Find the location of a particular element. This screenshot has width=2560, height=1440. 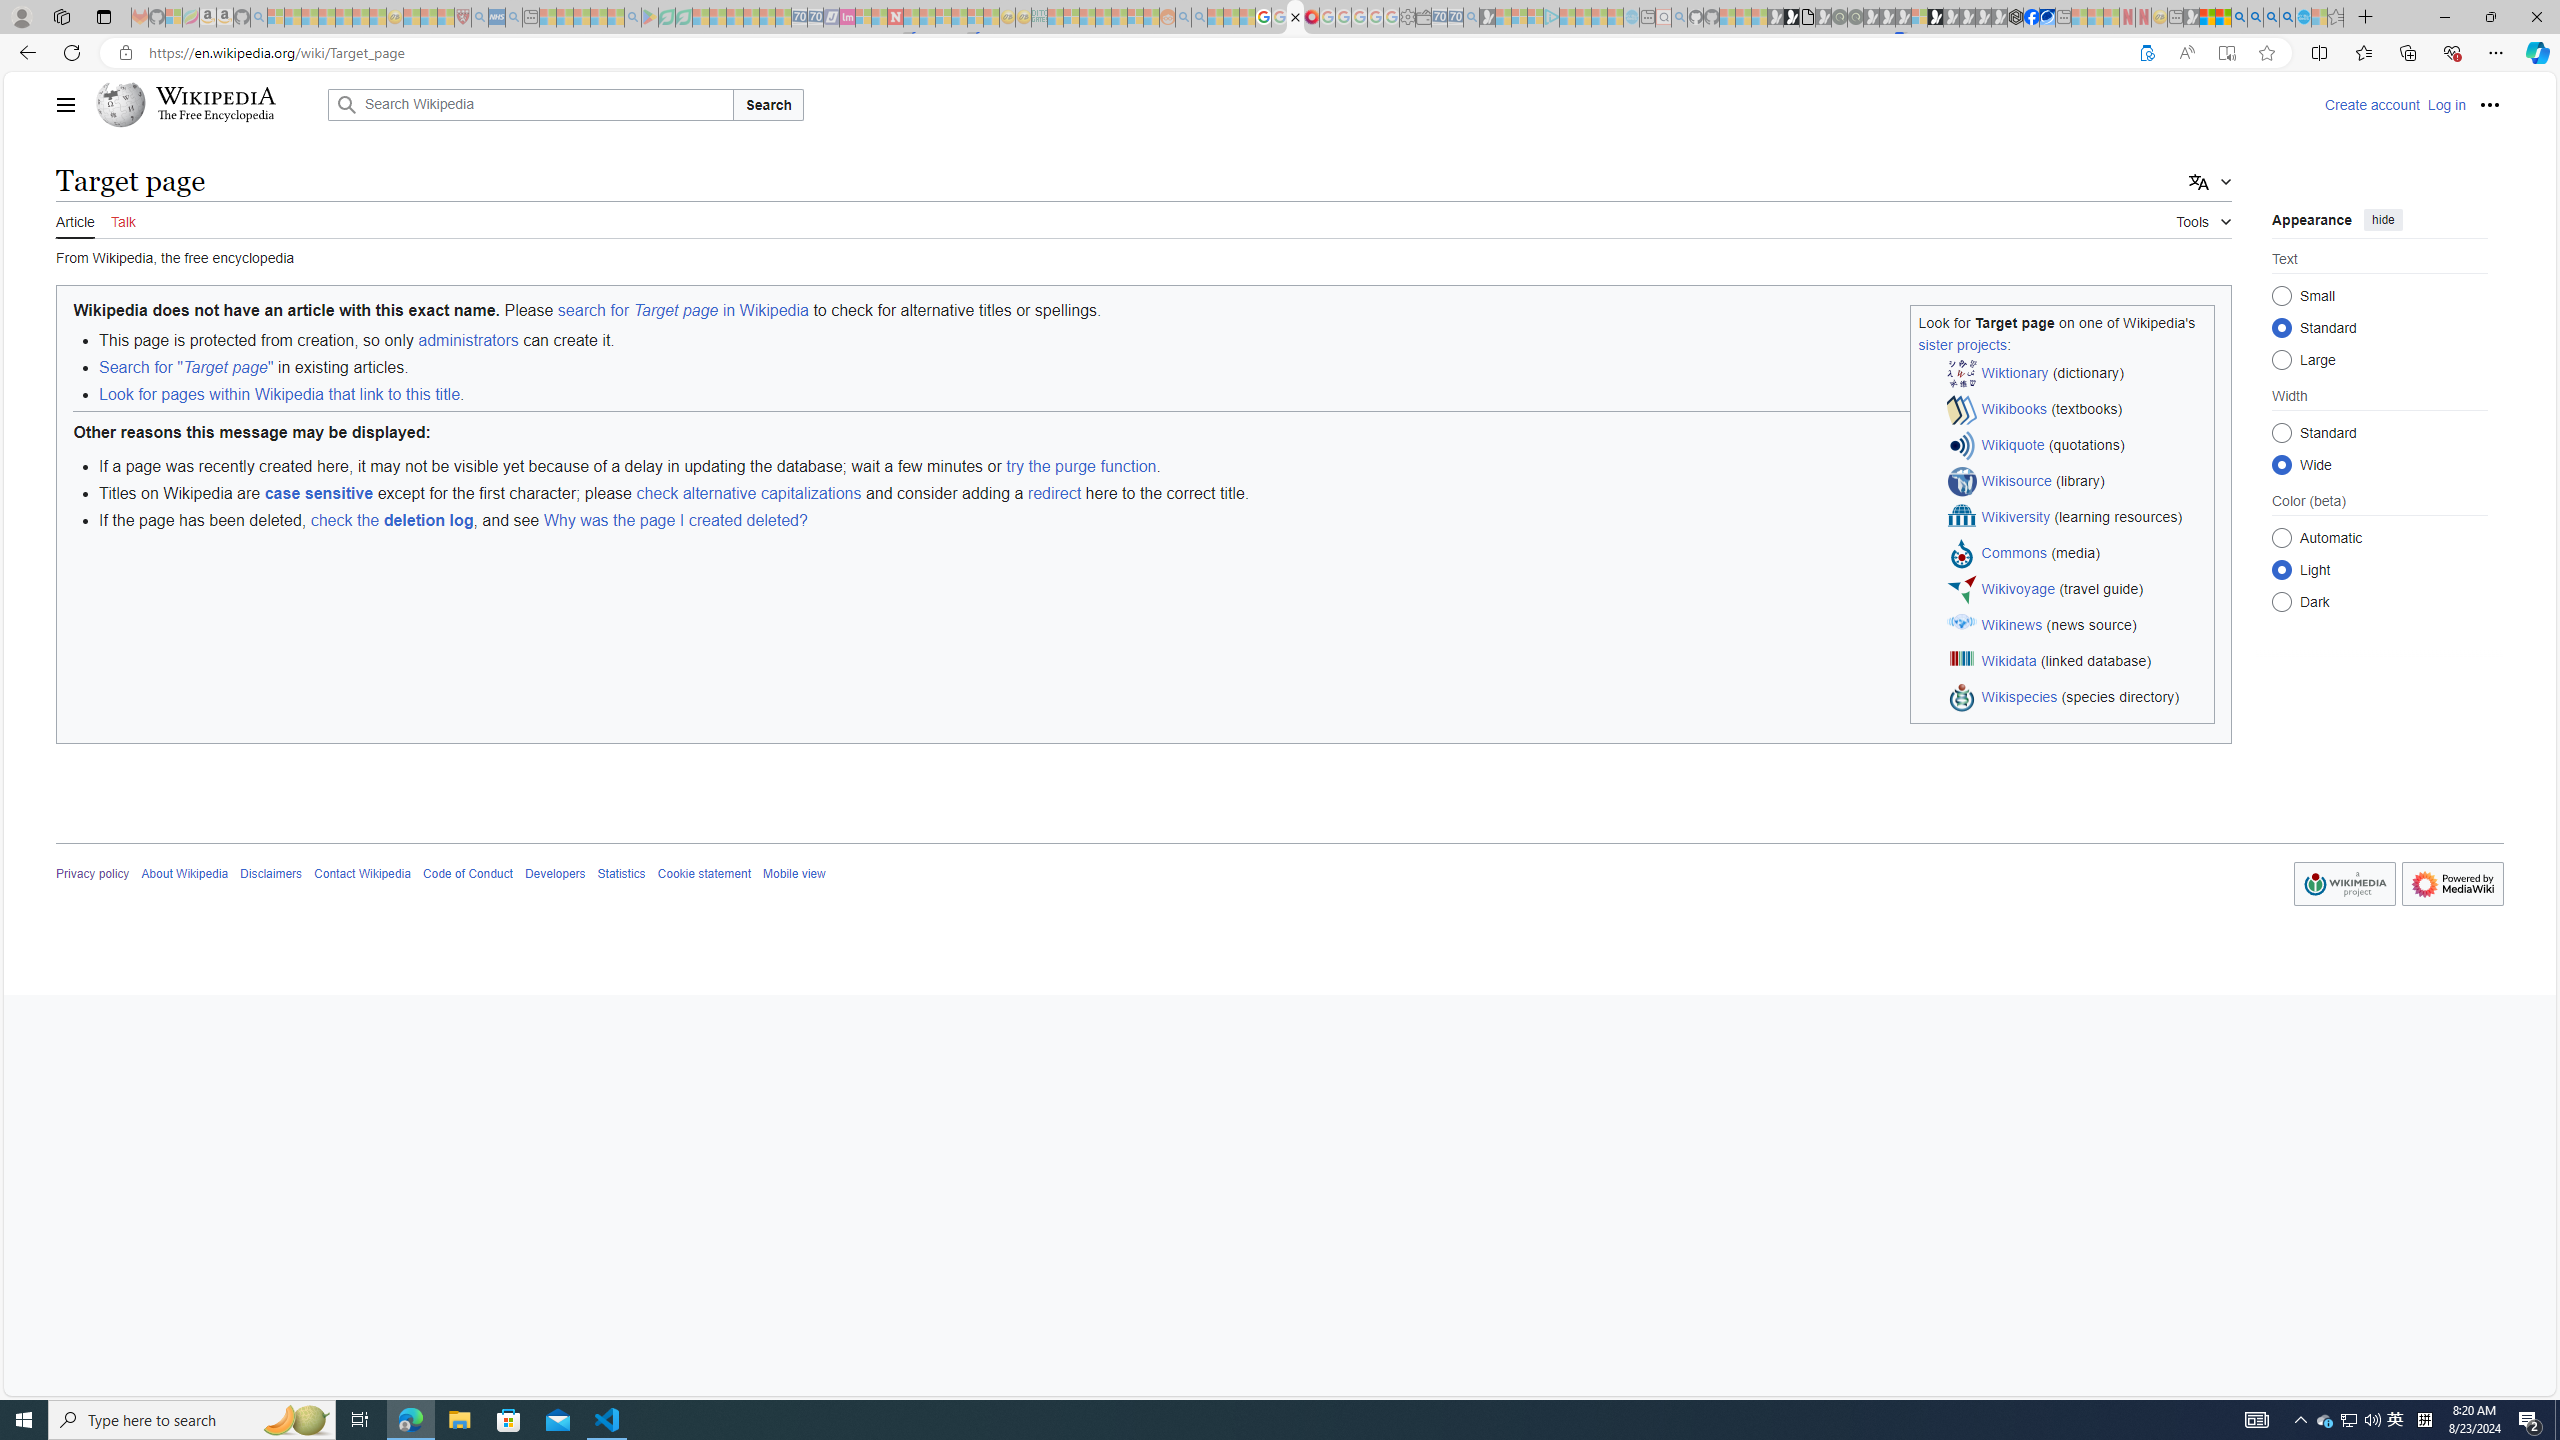

'Wikispecies (species directory)' is located at coordinates (2076, 697).